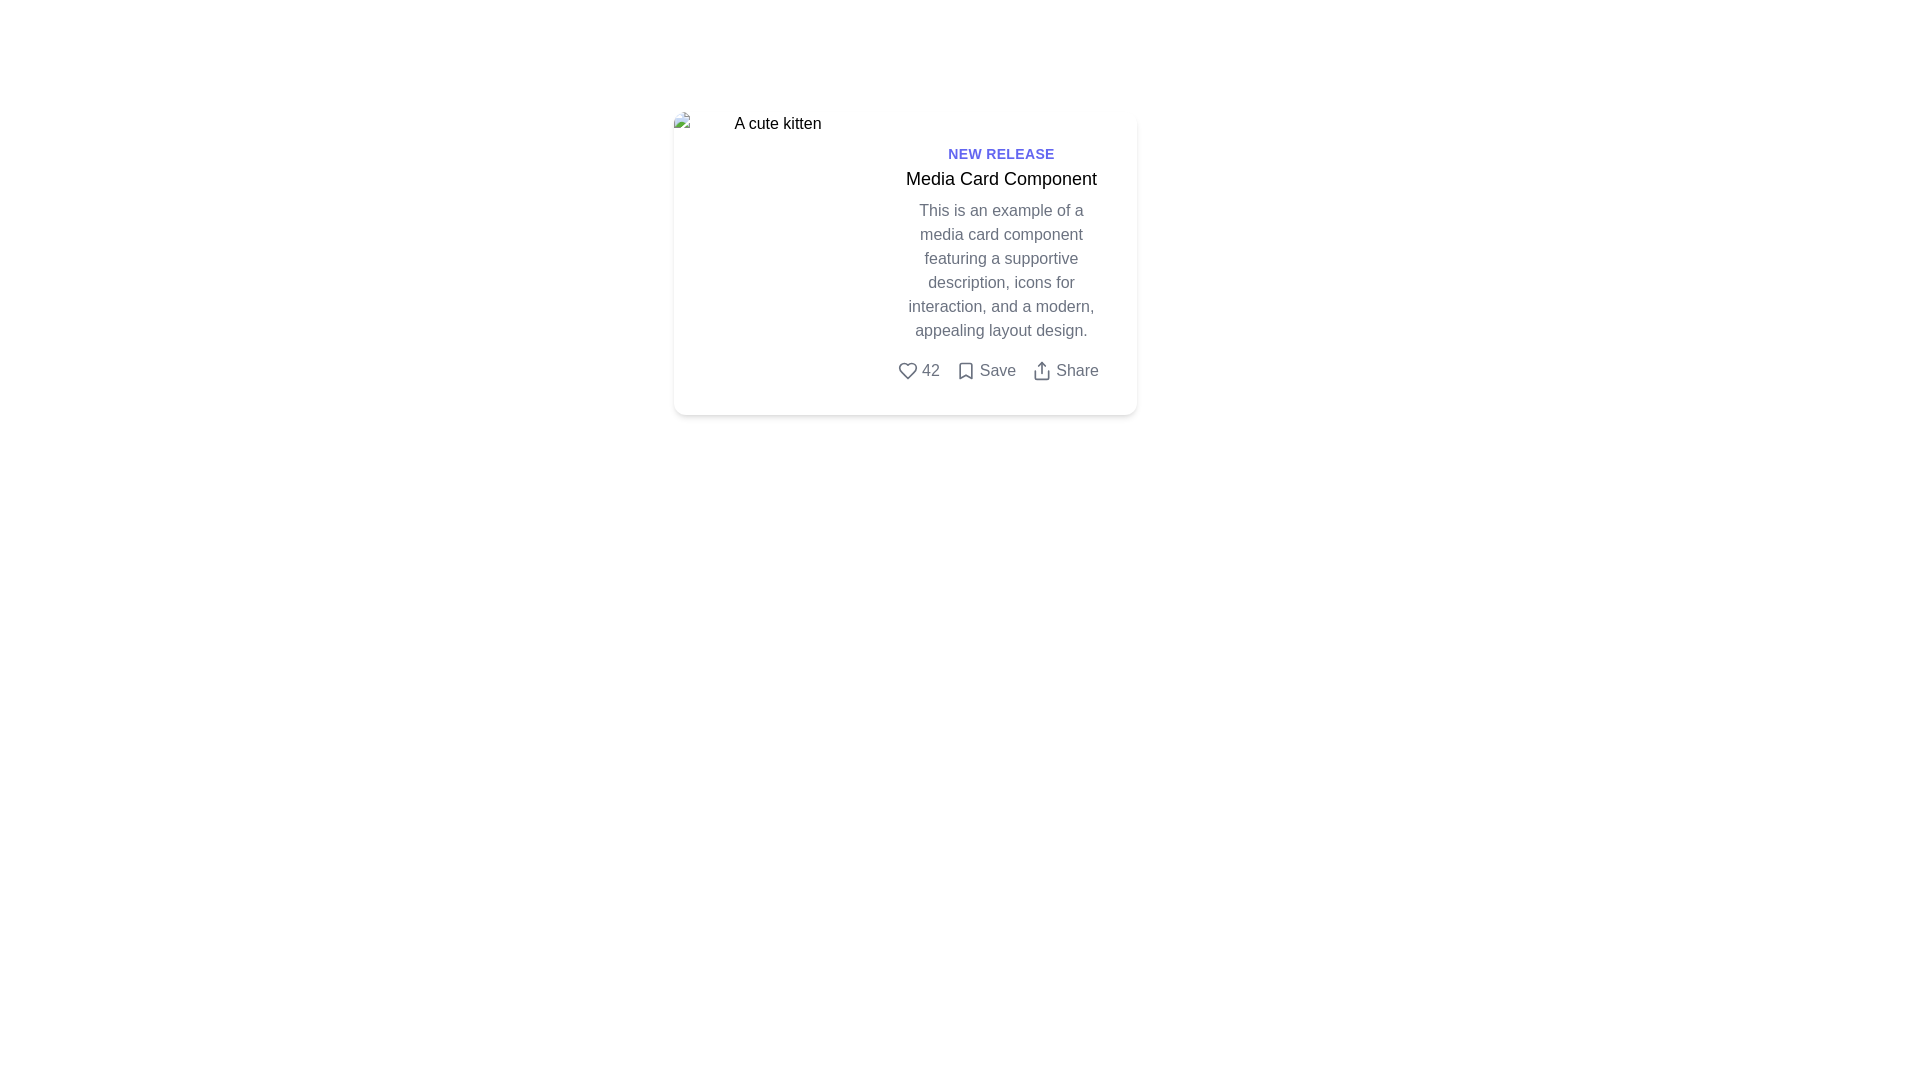 Image resolution: width=1920 pixels, height=1080 pixels. What do you see at coordinates (998, 370) in the screenshot?
I see `text label indicating the Save action within the button-like UI component, which is located to the right of the bookmark icon` at bounding box center [998, 370].